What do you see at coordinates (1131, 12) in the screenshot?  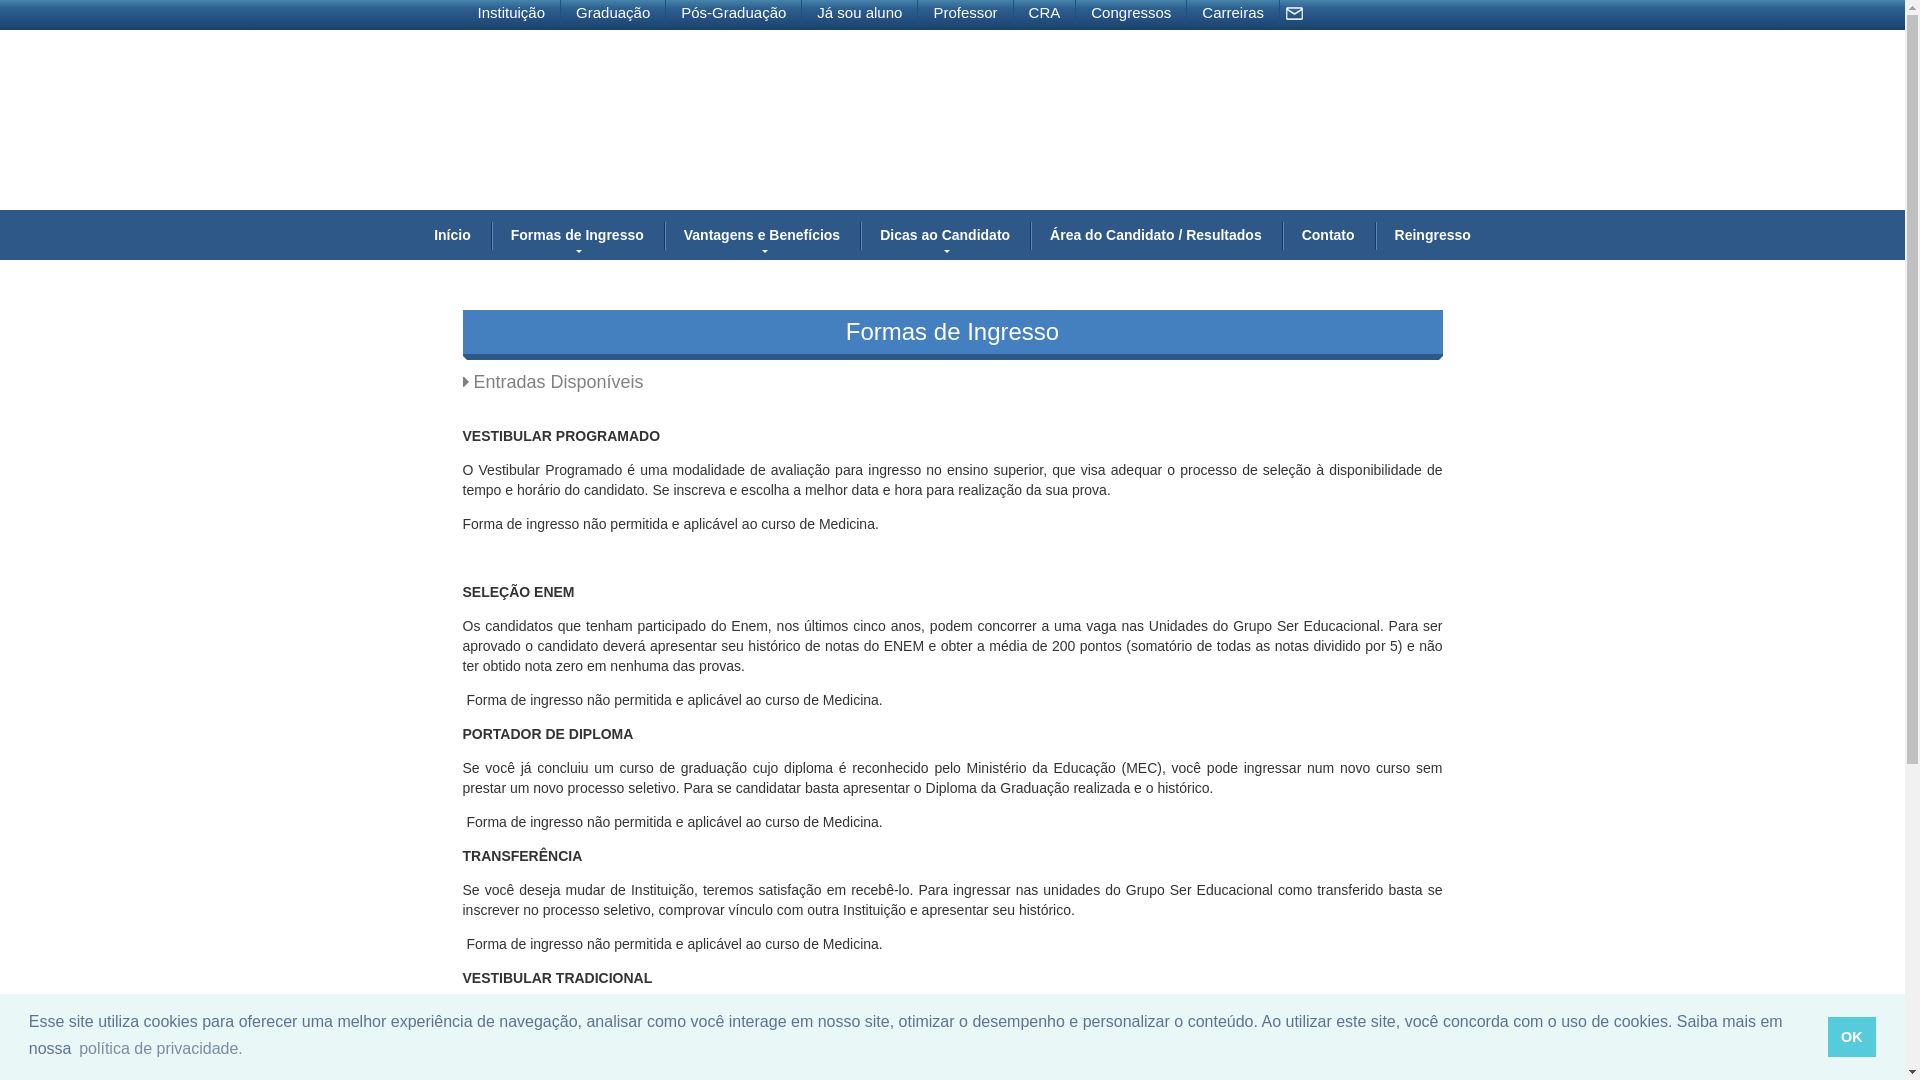 I see `'Congressos'` at bounding box center [1131, 12].